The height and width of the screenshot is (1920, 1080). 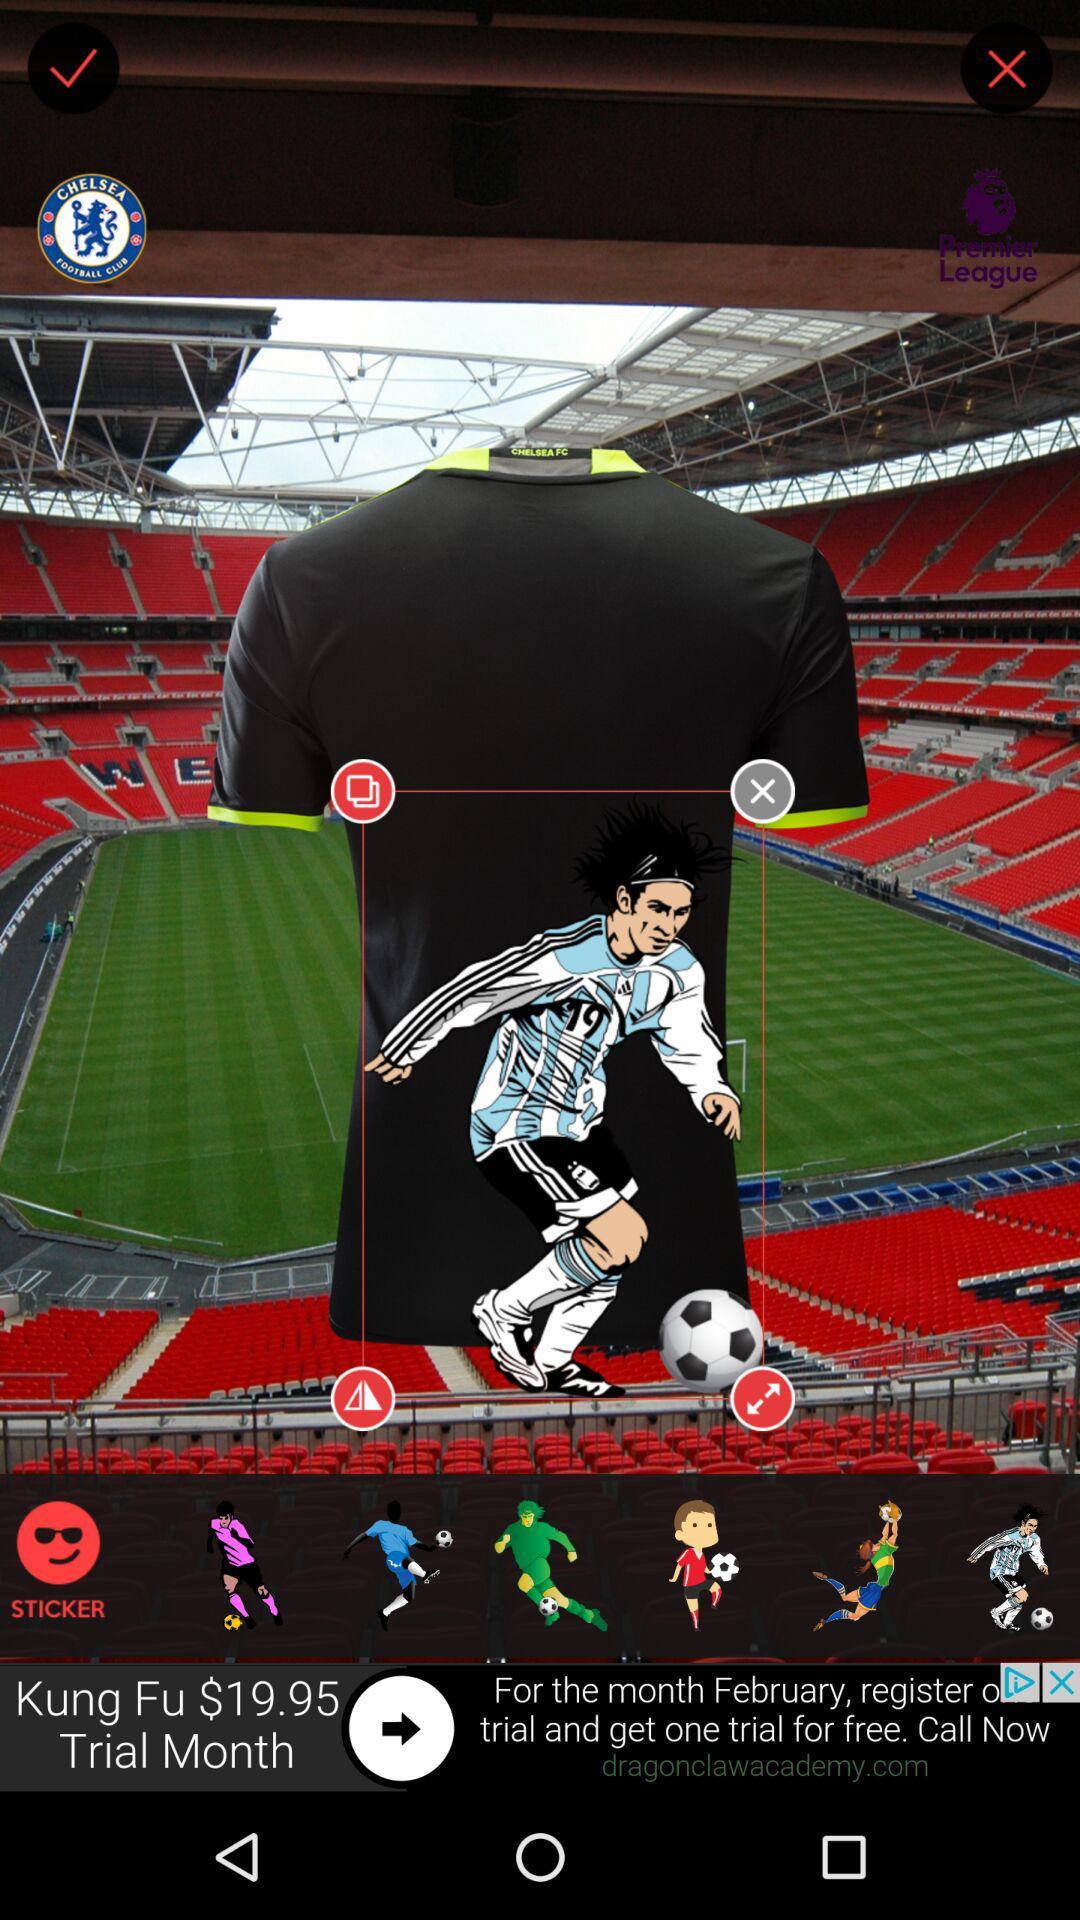 I want to click on to close the window, so click(x=1006, y=68).